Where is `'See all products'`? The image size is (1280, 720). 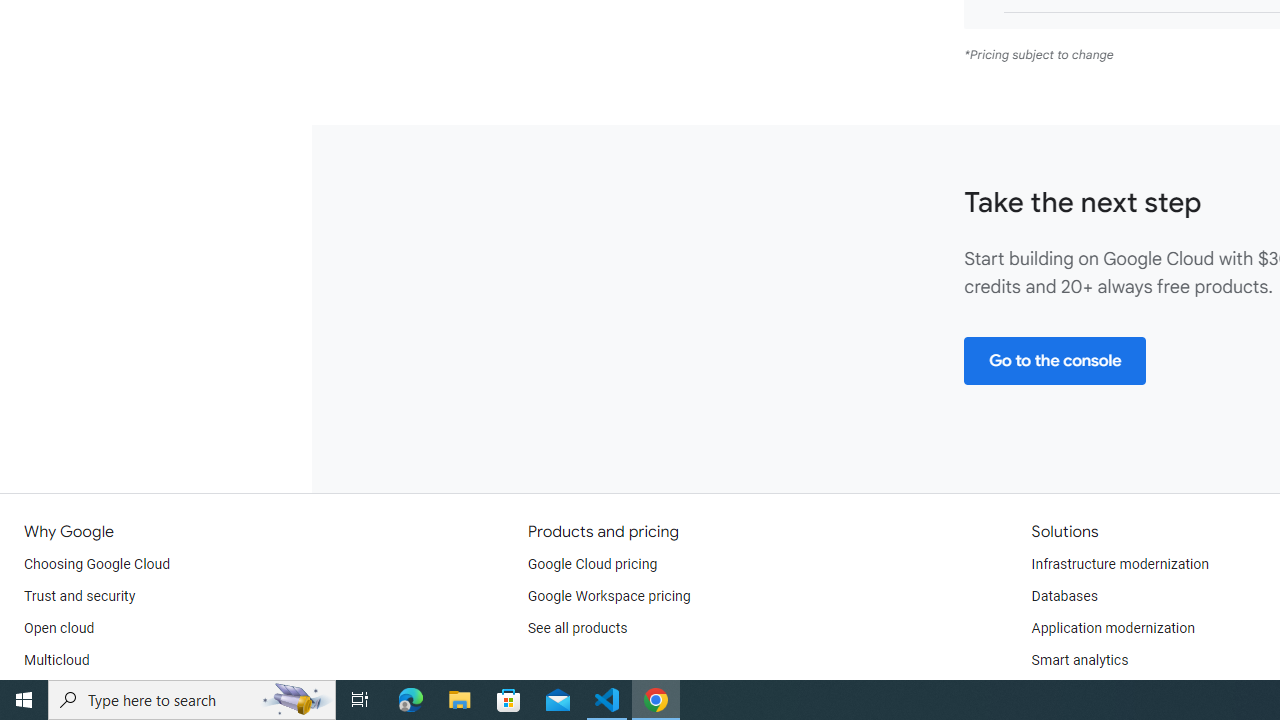 'See all products' is located at coordinates (576, 627).